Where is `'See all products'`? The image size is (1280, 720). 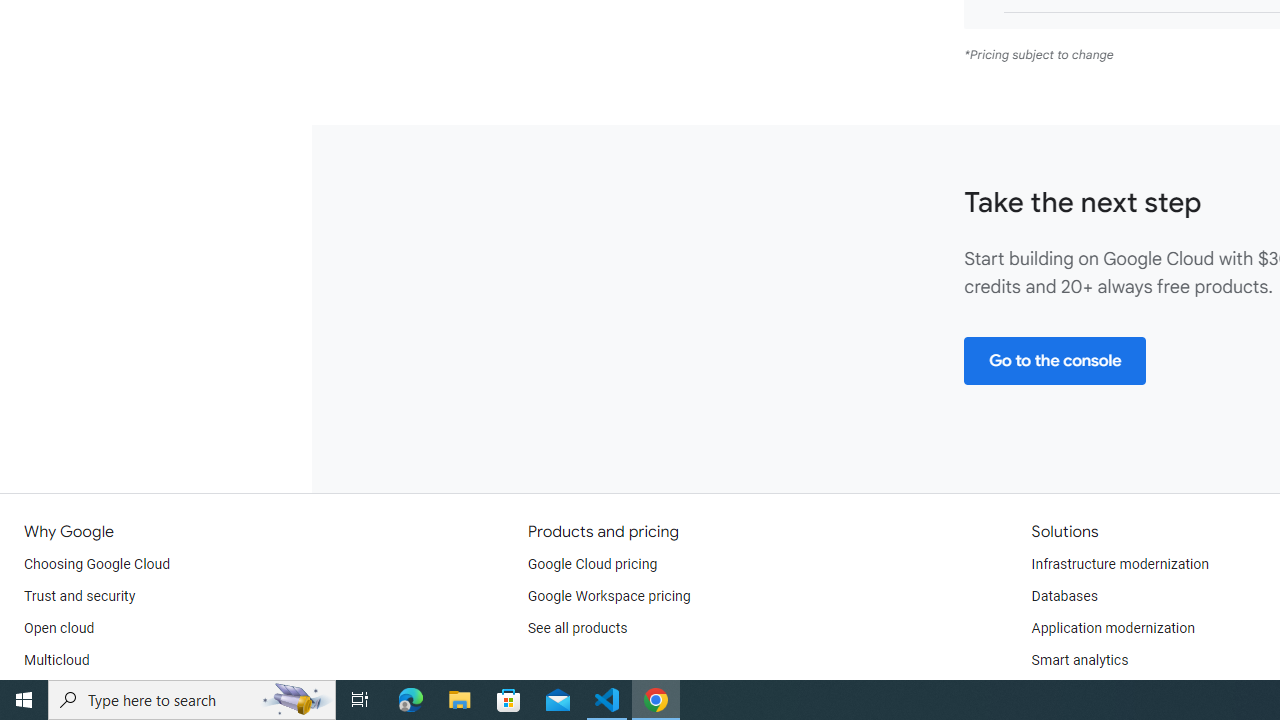 'See all products' is located at coordinates (576, 627).